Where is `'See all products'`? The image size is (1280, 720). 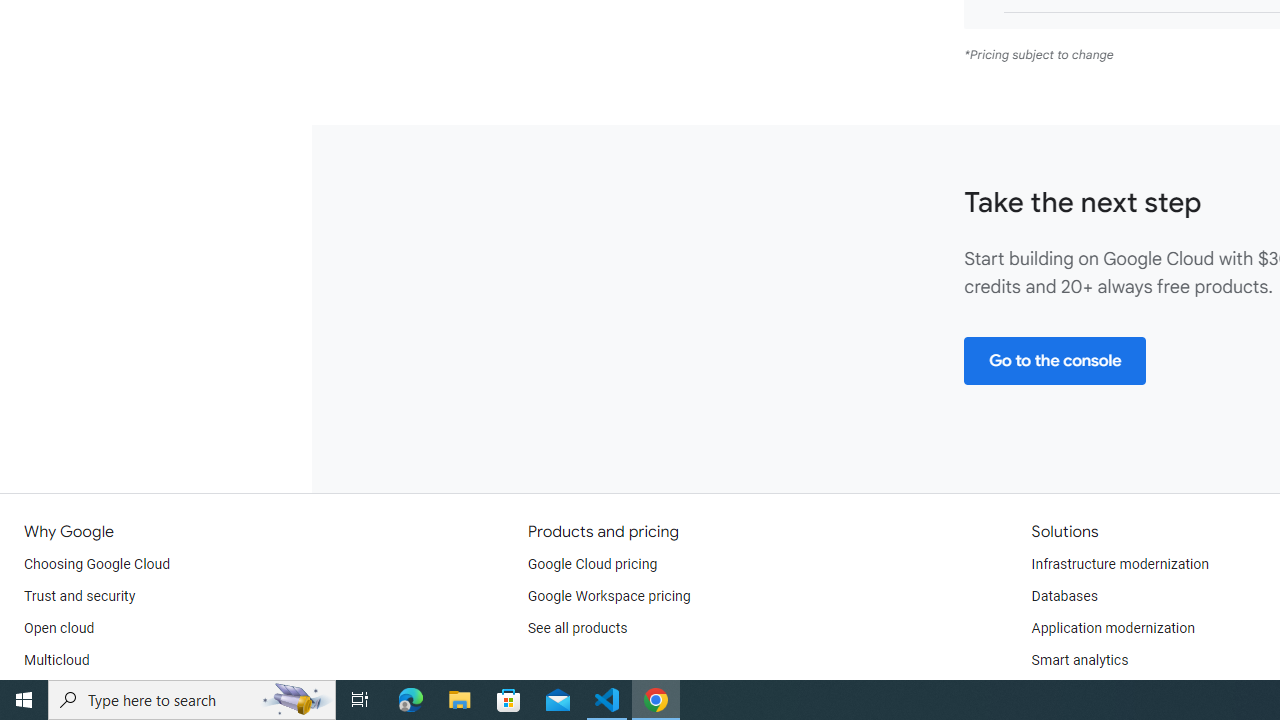 'See all products' is located at coordinates (576, 627).